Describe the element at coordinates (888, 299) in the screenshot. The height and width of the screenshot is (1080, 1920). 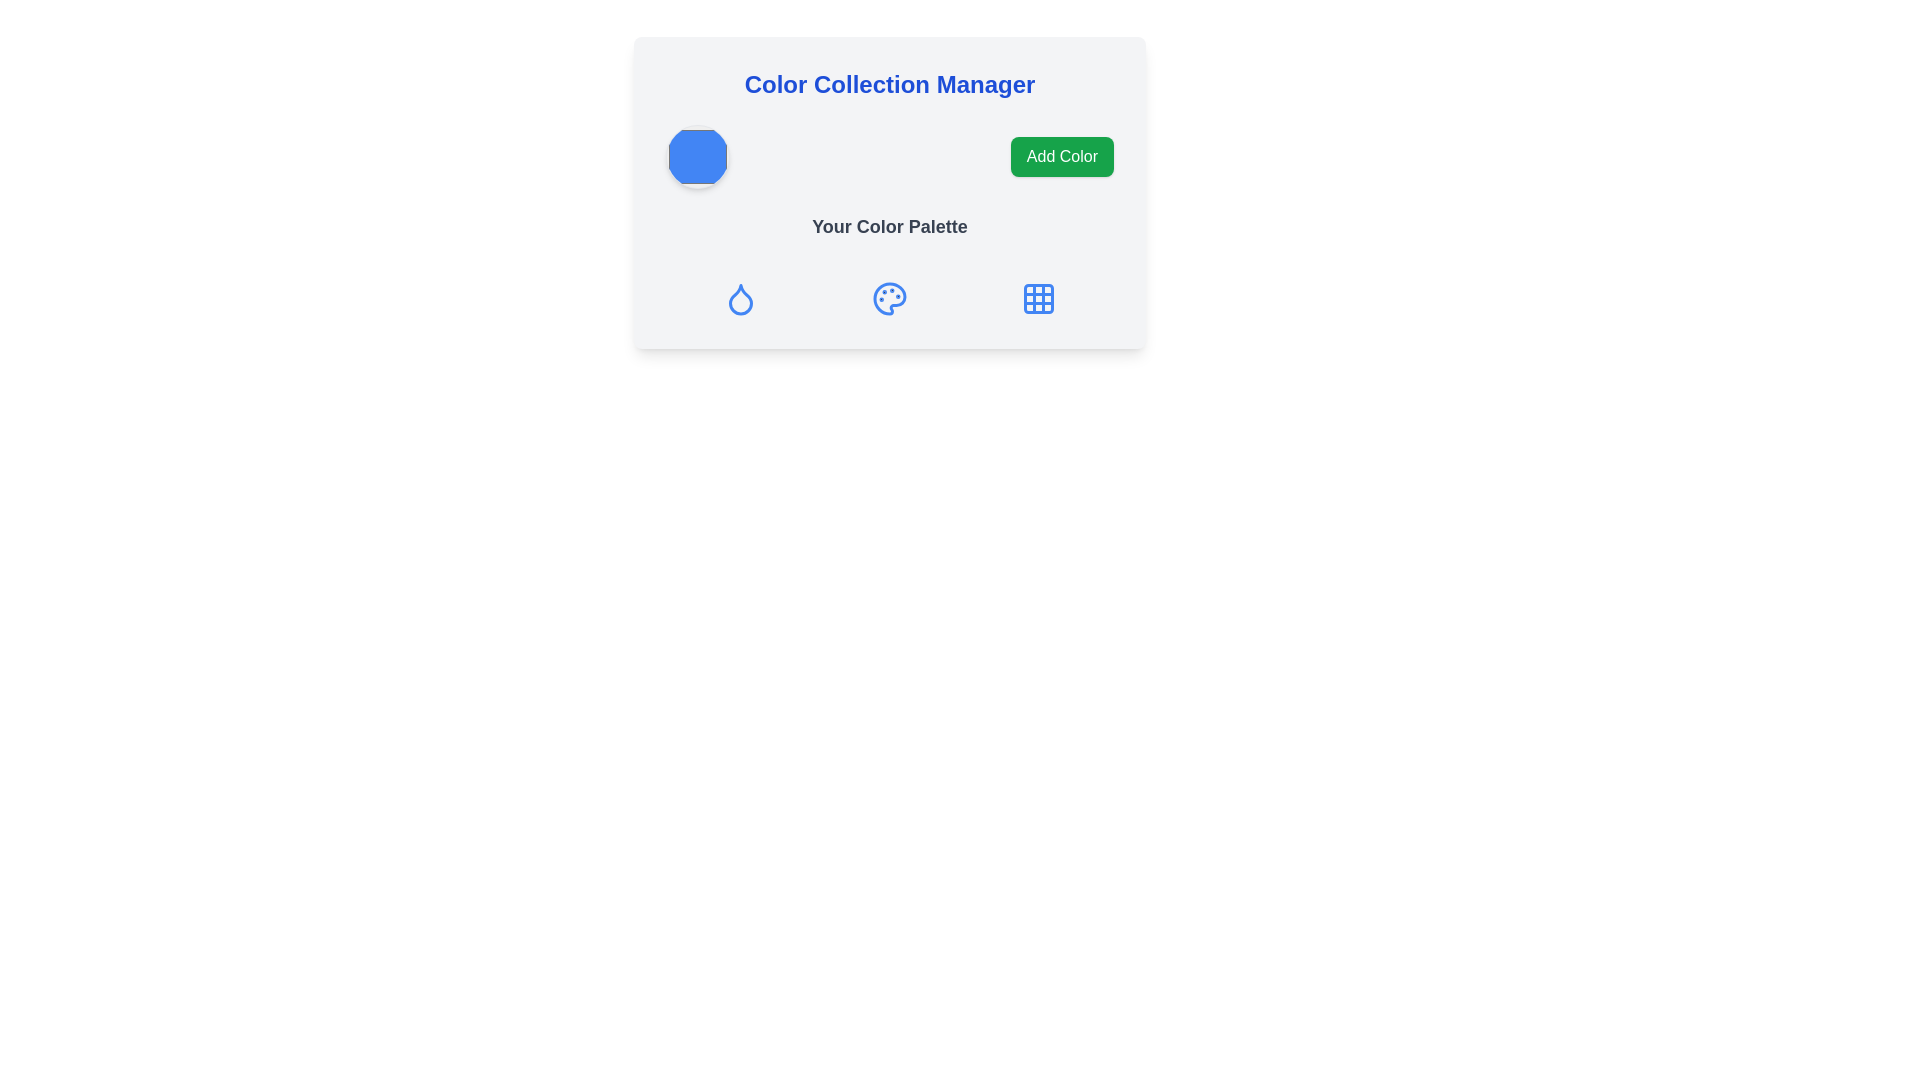
I see `the painter's palette icon, which is the second icon from the left in the horizontal sequence of icons on the card` at that location.